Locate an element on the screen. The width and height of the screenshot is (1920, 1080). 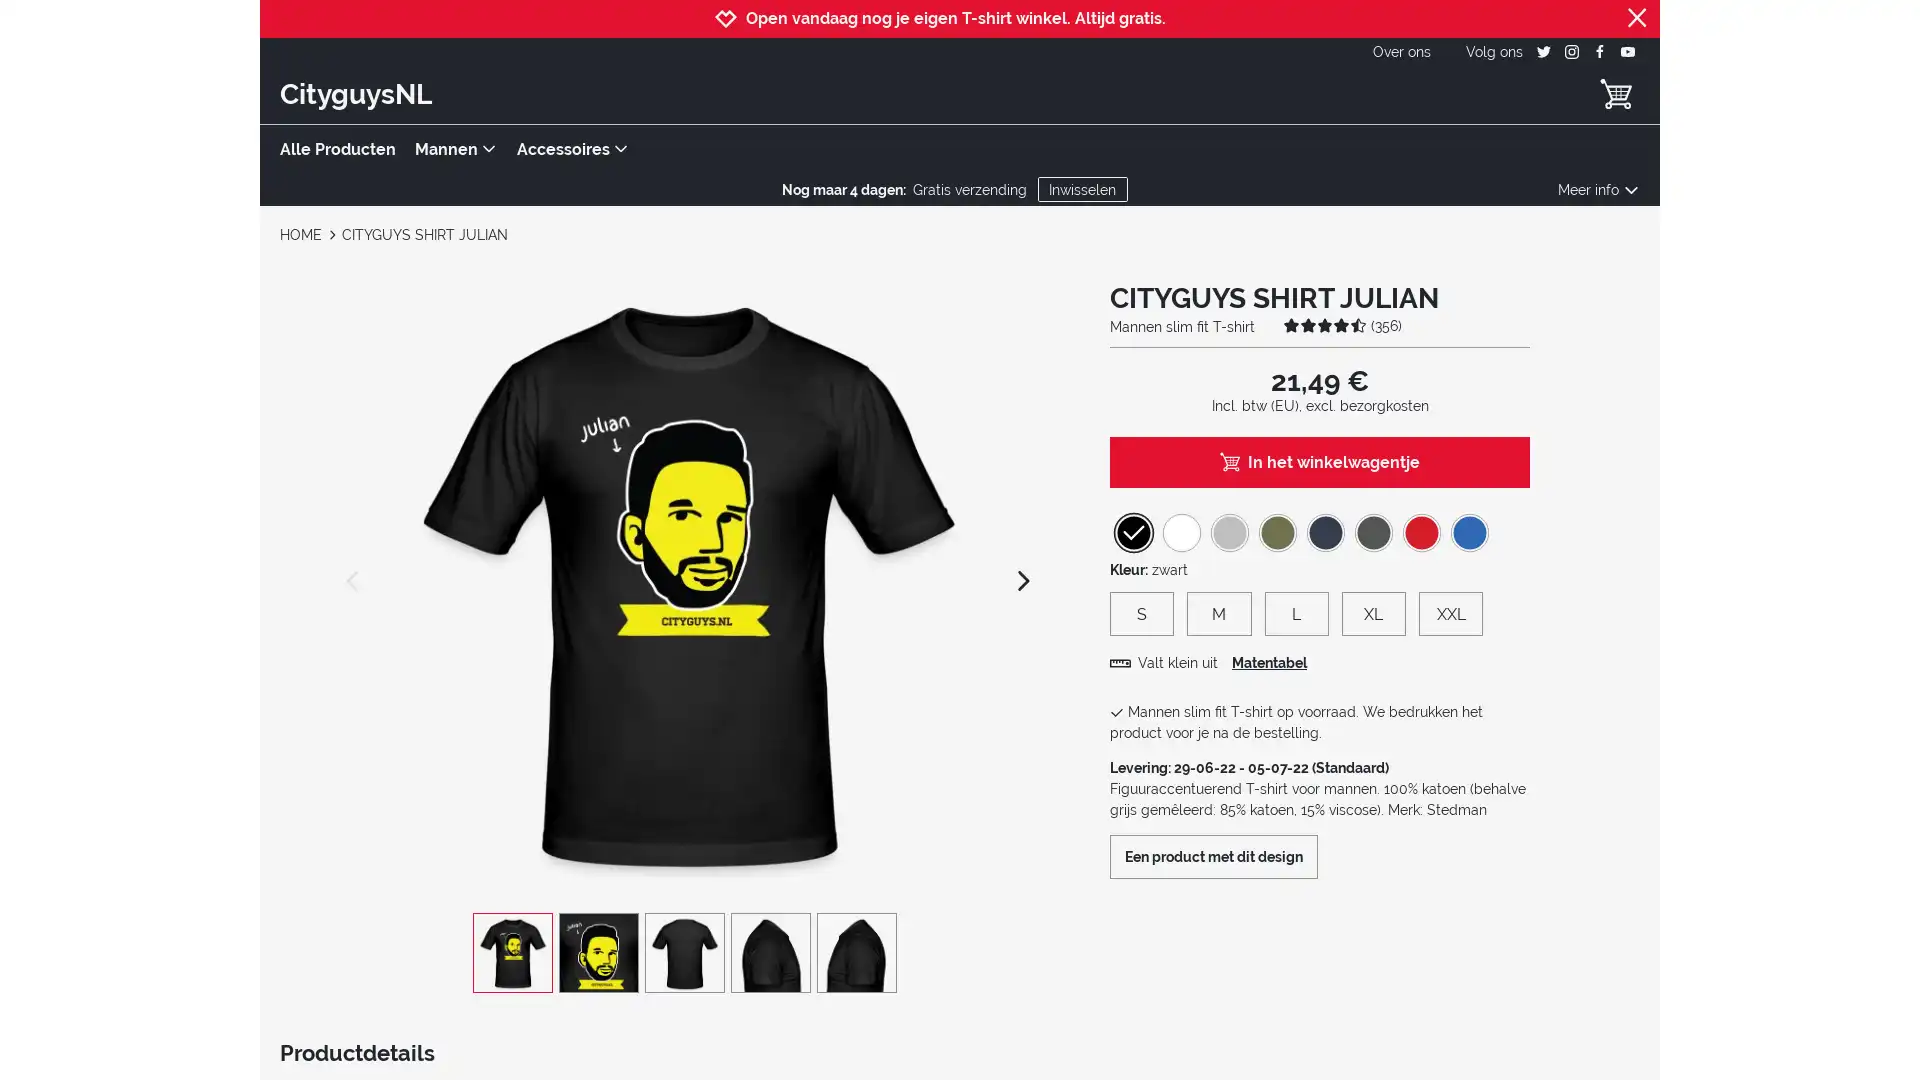
XL is located at coordinates (1372, 612).